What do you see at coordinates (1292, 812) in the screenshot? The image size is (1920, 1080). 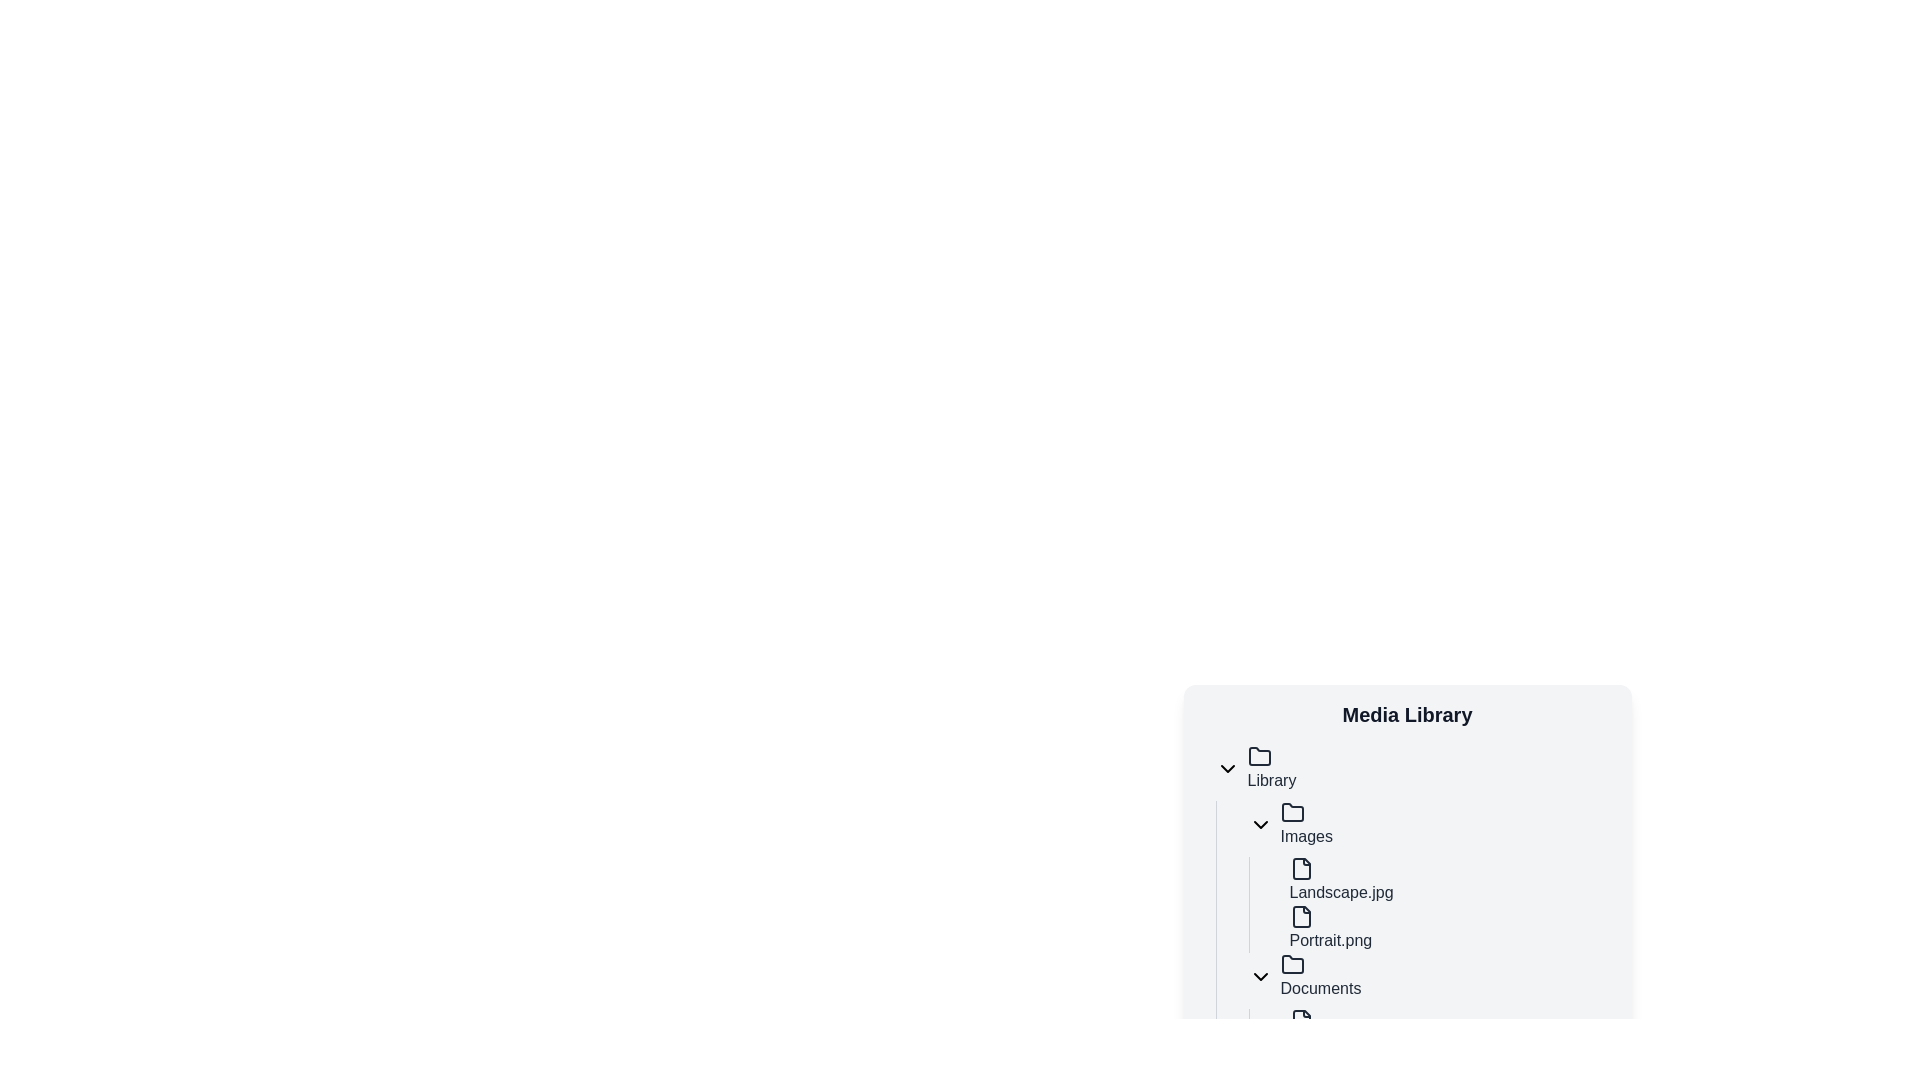 I see `to select or expand the 'Images' node represented by a folder icon in the Media Library UI area` at bounding box center [1292, 812].